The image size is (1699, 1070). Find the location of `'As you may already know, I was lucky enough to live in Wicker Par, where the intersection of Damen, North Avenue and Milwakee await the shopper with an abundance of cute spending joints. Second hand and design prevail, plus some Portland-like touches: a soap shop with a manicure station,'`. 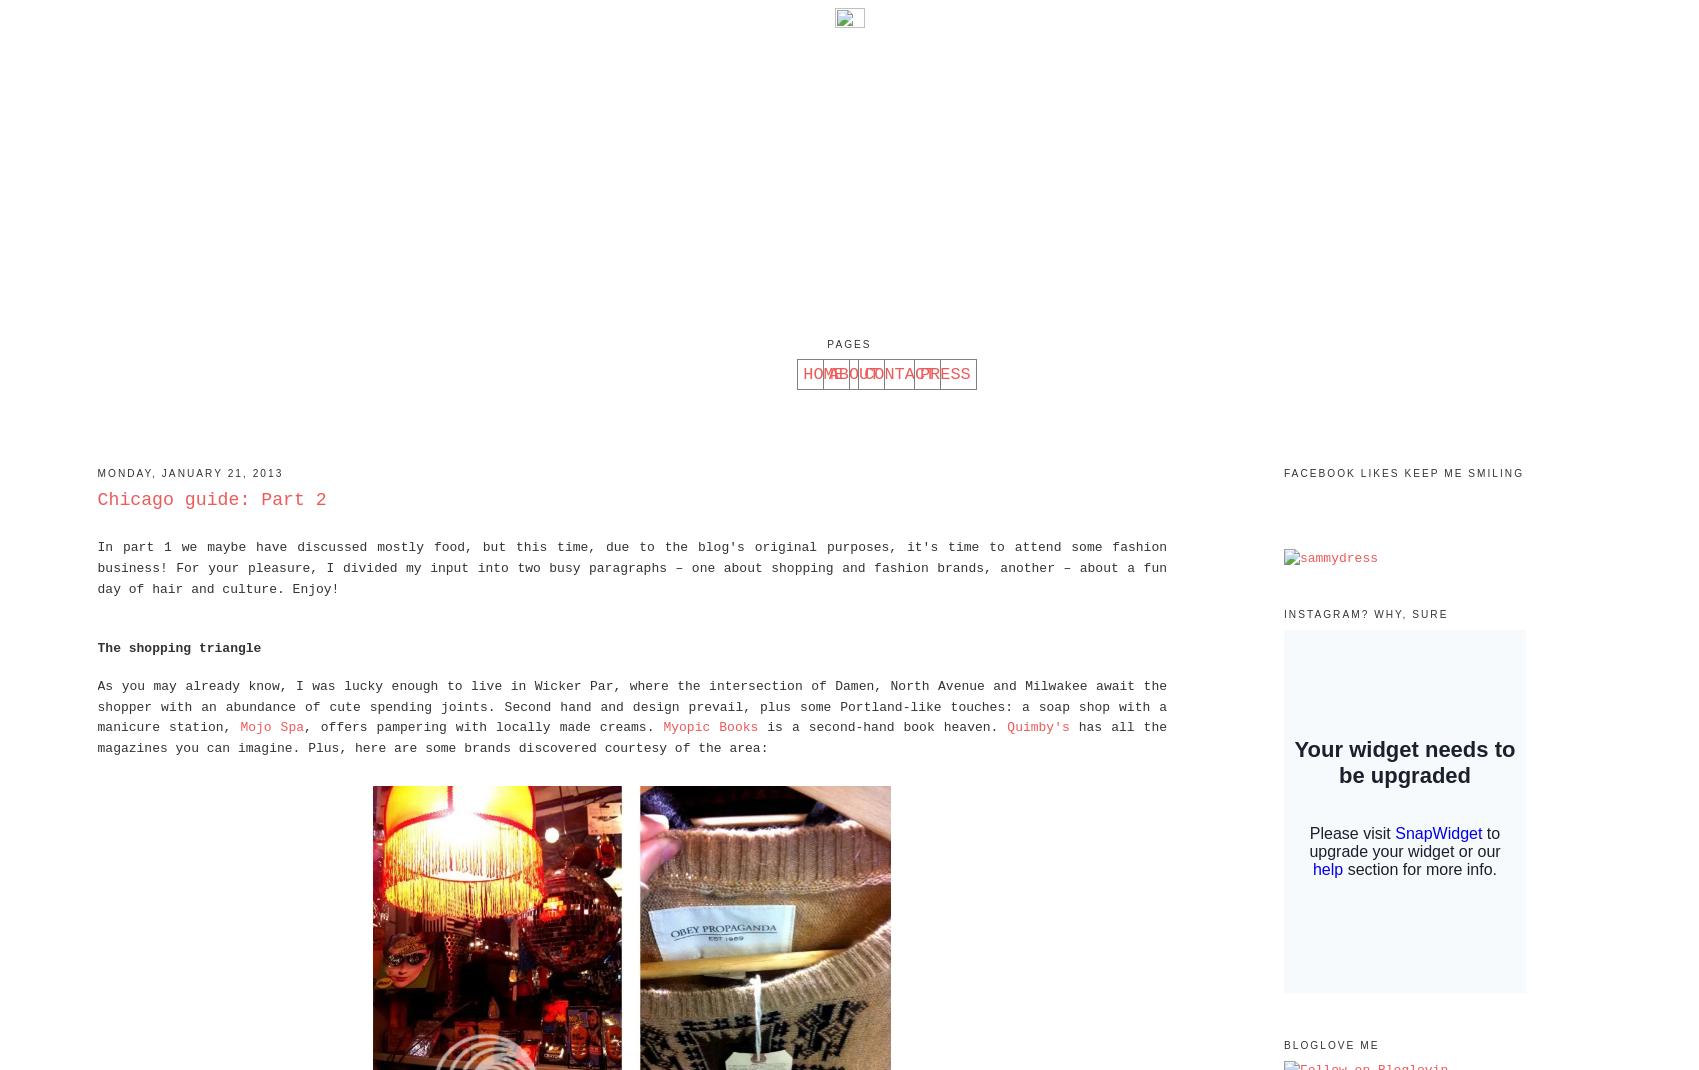

'As you may already know, I was lucky enough to live in Wicker Par, where the intersection of Damen, North Avenue and Milwakee await the shopper with an abundance of cute spending joints. Second hand and design prevail, plus some Portland-like touches: a soap shop with a manicure station,' is located at coordinates (631, 706).